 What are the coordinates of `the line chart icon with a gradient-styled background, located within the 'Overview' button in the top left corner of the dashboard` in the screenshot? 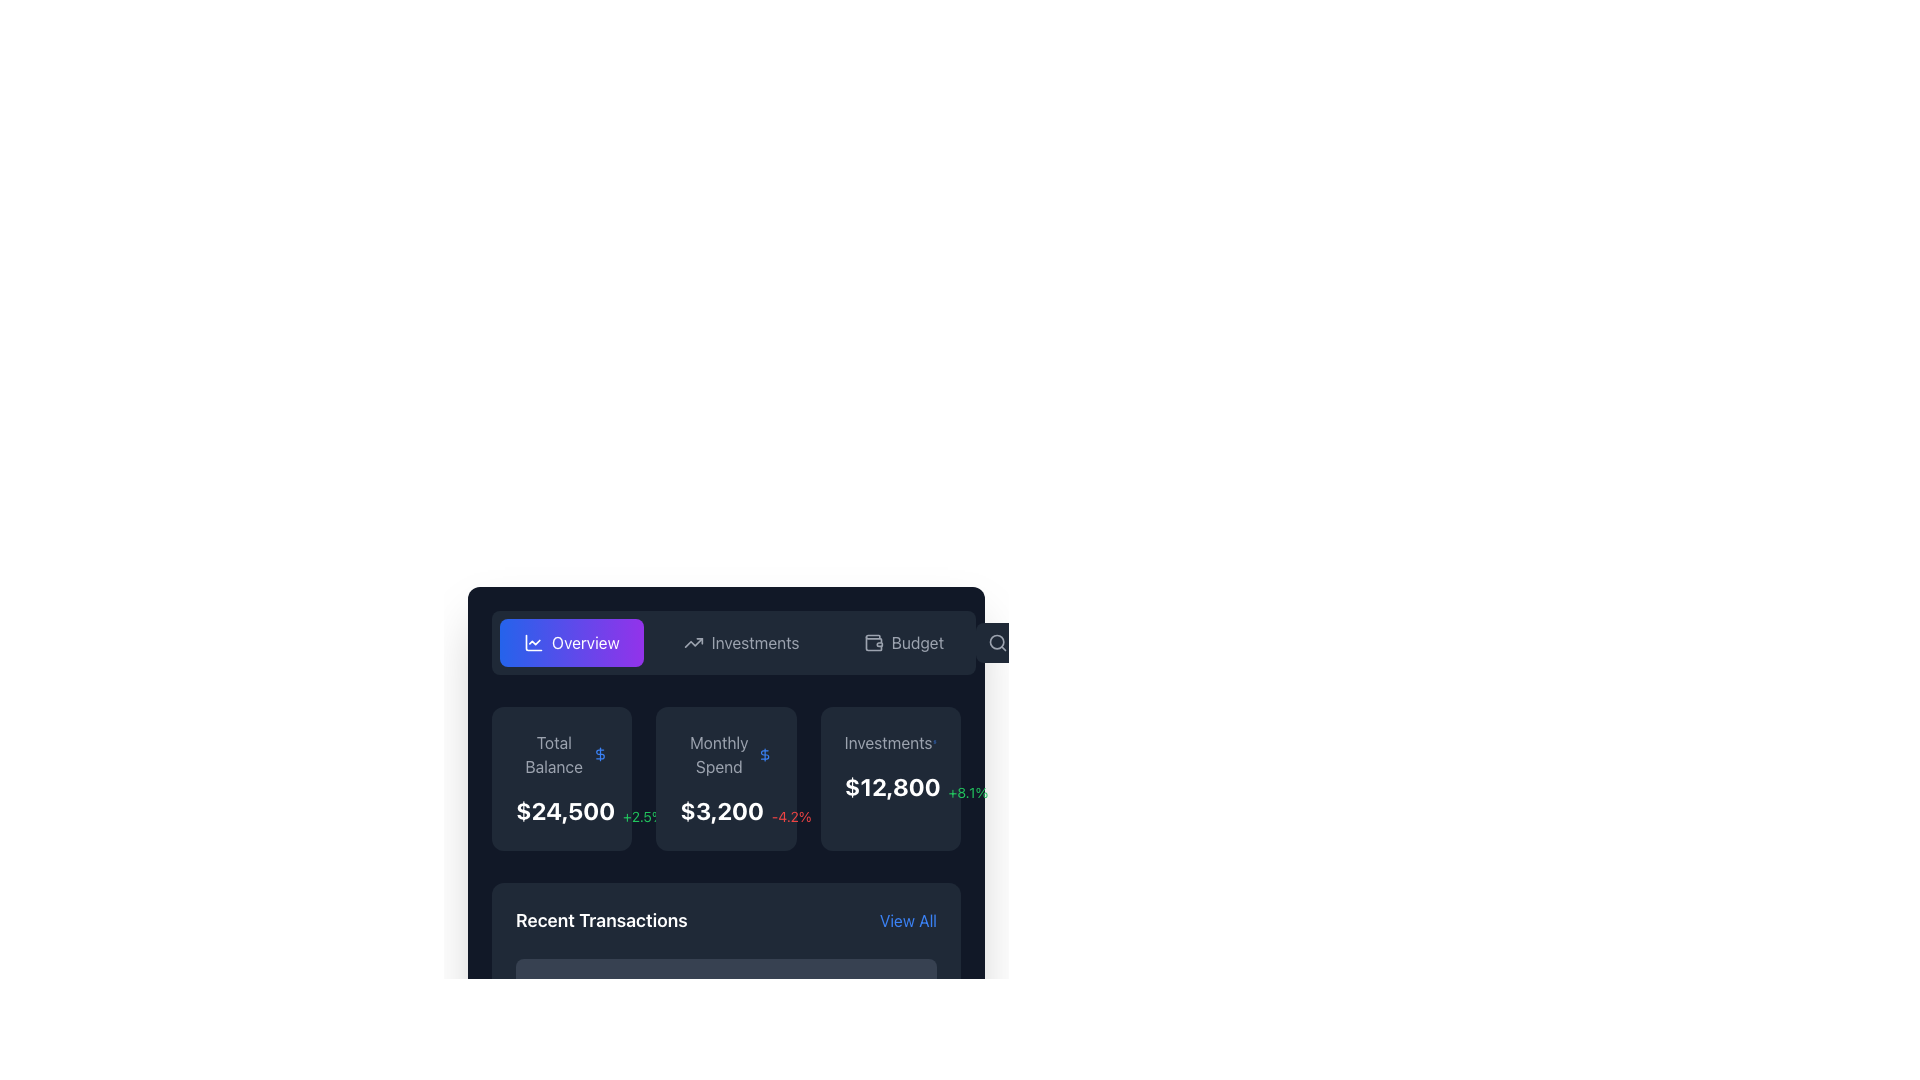 It's located at (533, 643).